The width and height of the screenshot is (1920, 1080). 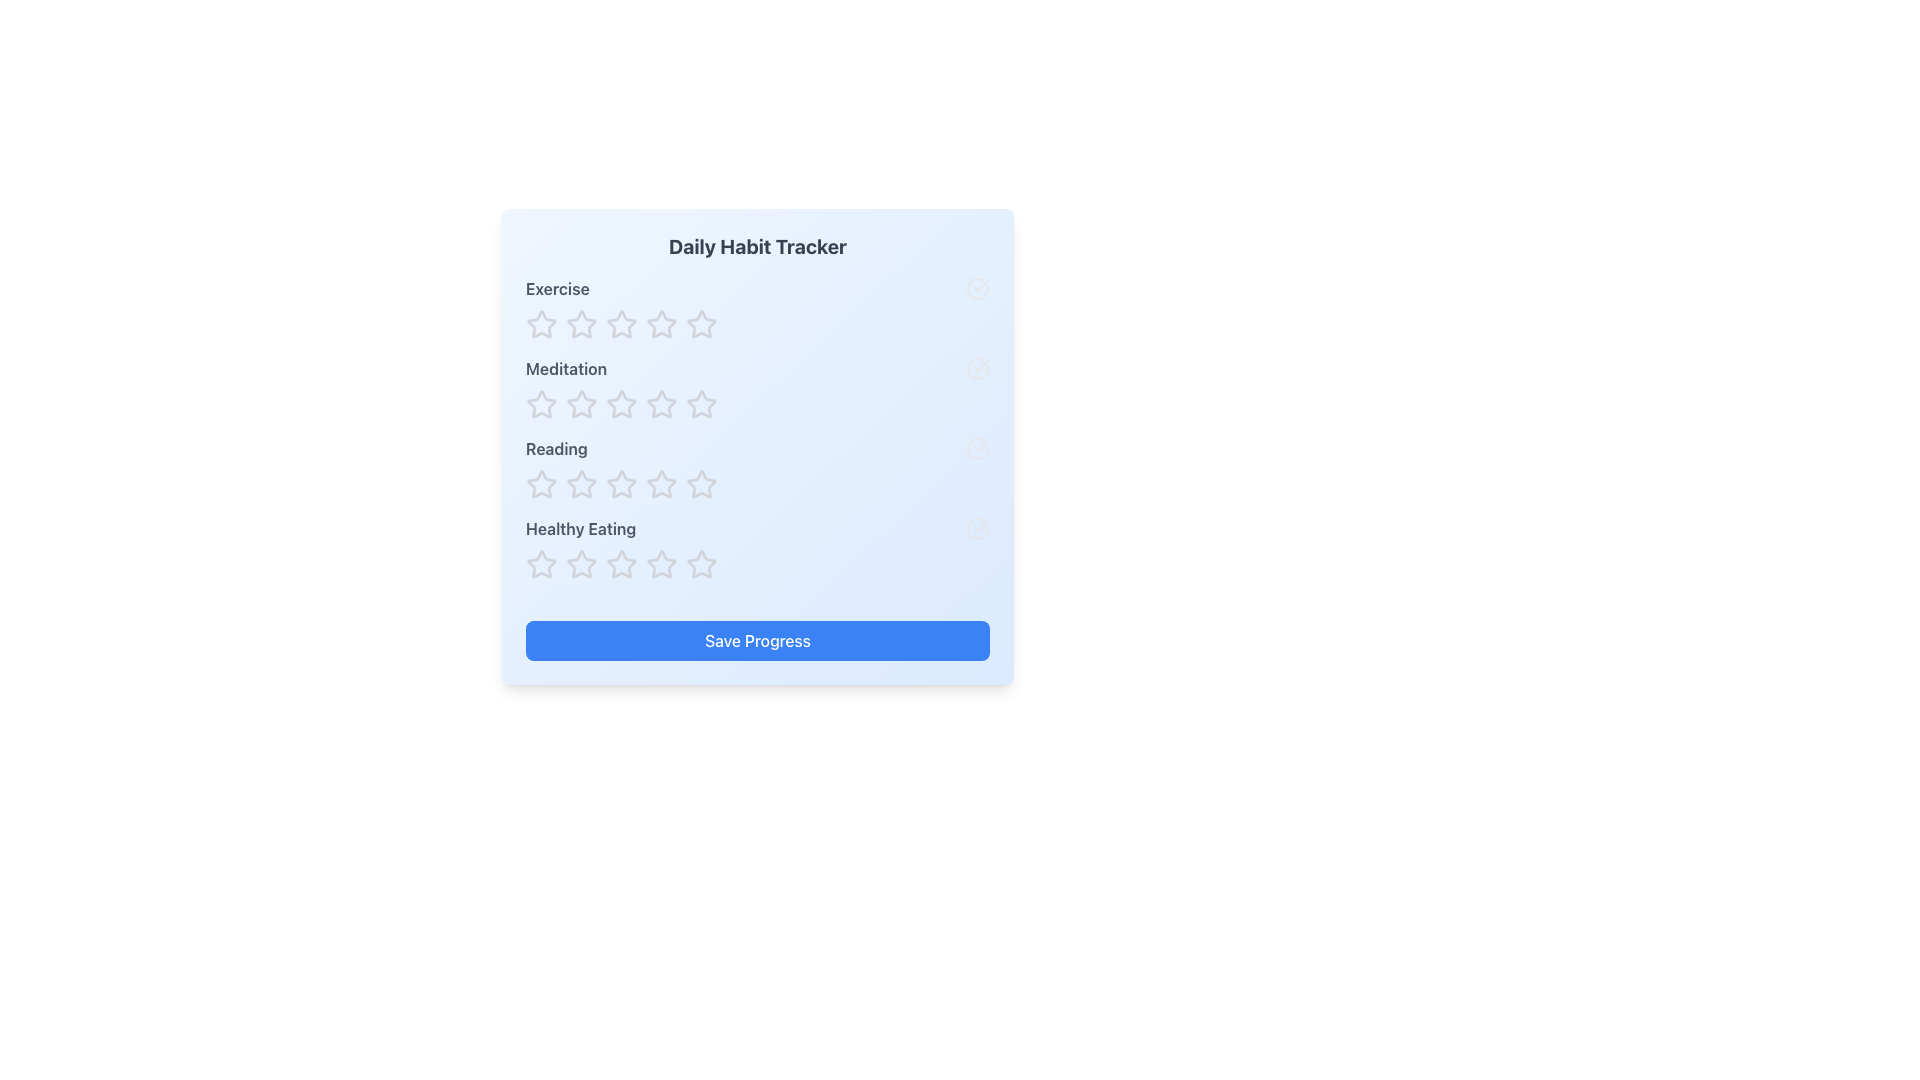 I want to click on the text label that serves as the title for the habit tracking interface, located centrally at the top of the card, so click(x=757, y=245).